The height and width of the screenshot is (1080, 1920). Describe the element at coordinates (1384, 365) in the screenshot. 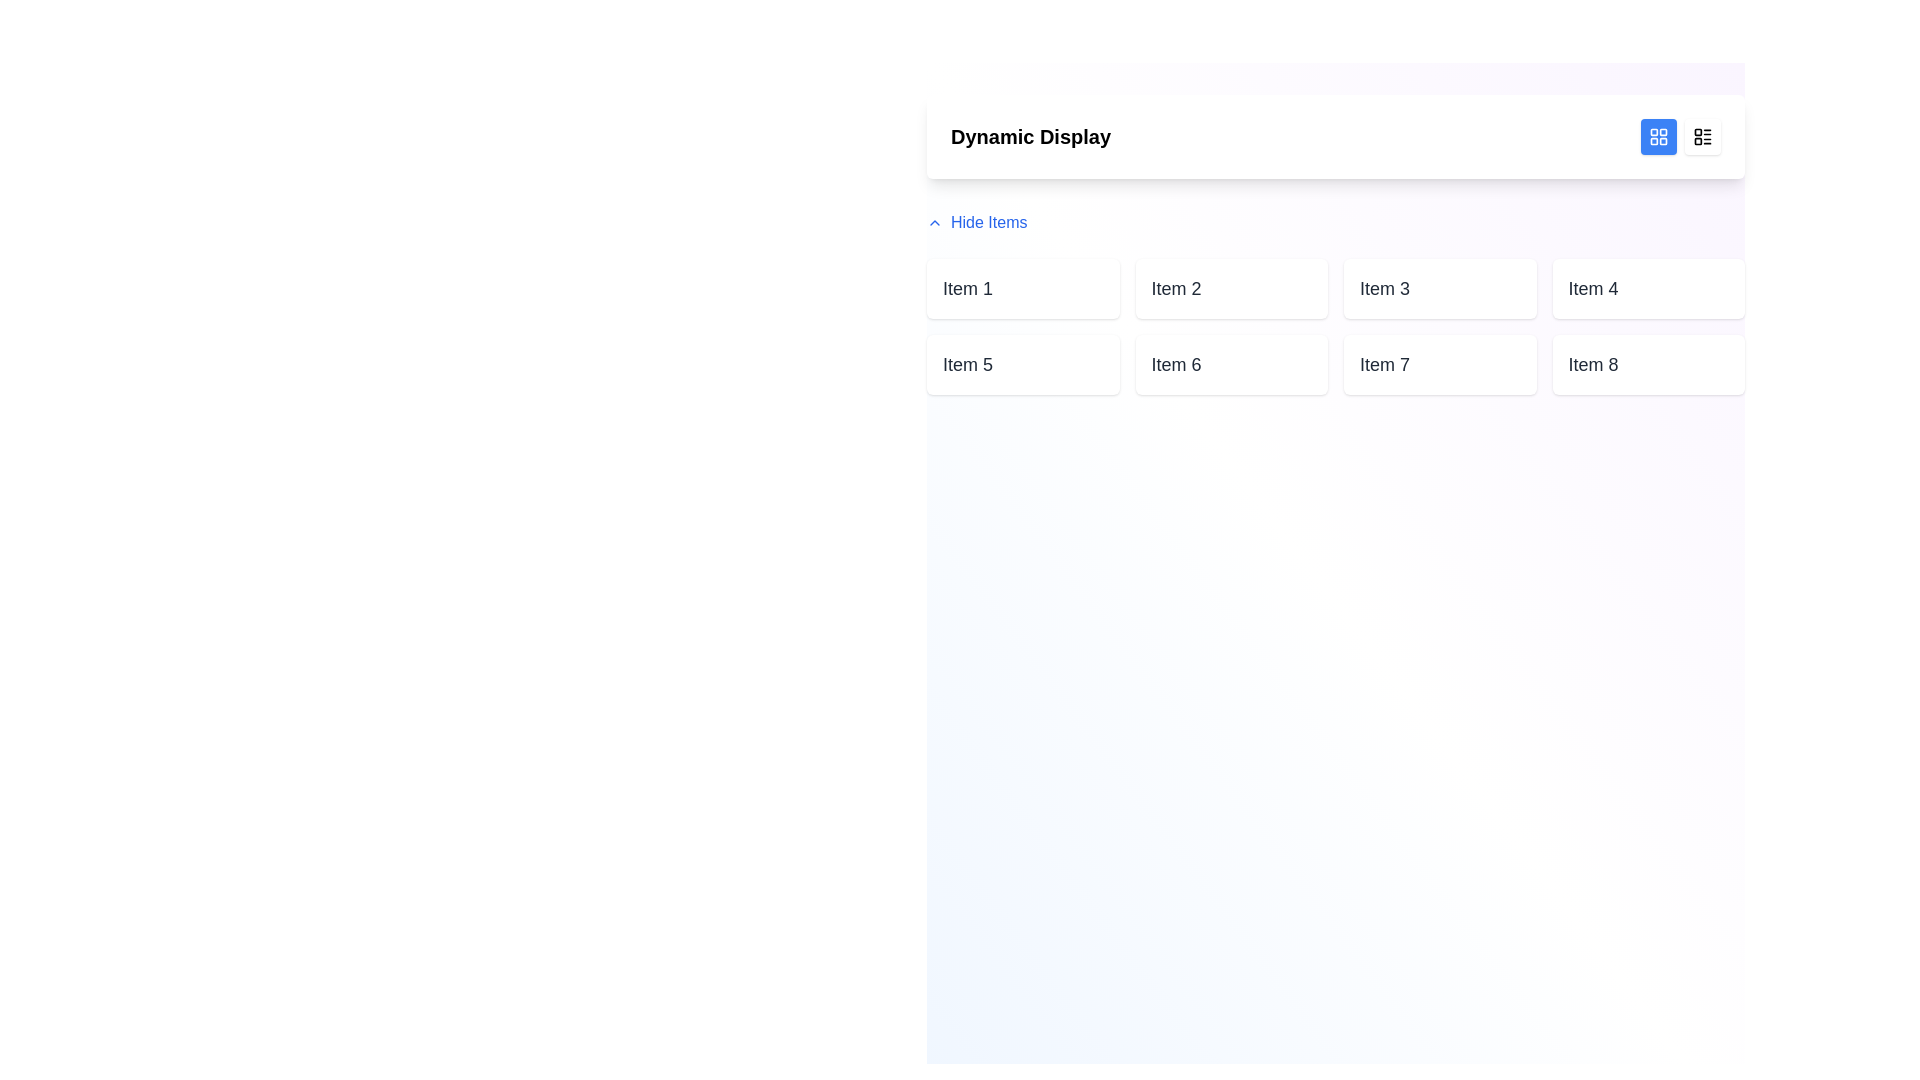

I see `the text label located in the second row and third column of the grid, which serves as an identifier for a specific item` at that location.